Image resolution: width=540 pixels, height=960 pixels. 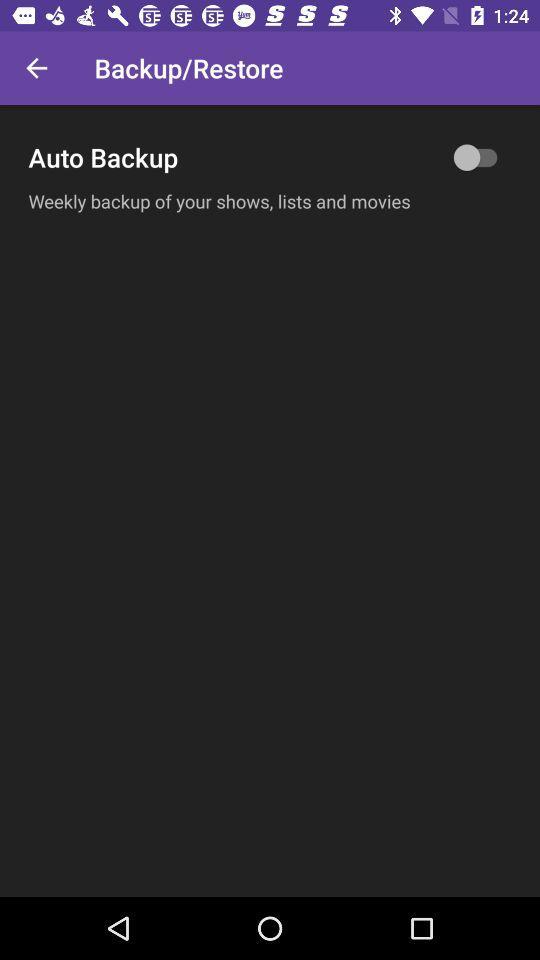 What do you see at coordinates (36, 68) in the screenshot?
I see `the icon at the top left corner` at bounding box center [36, 68].